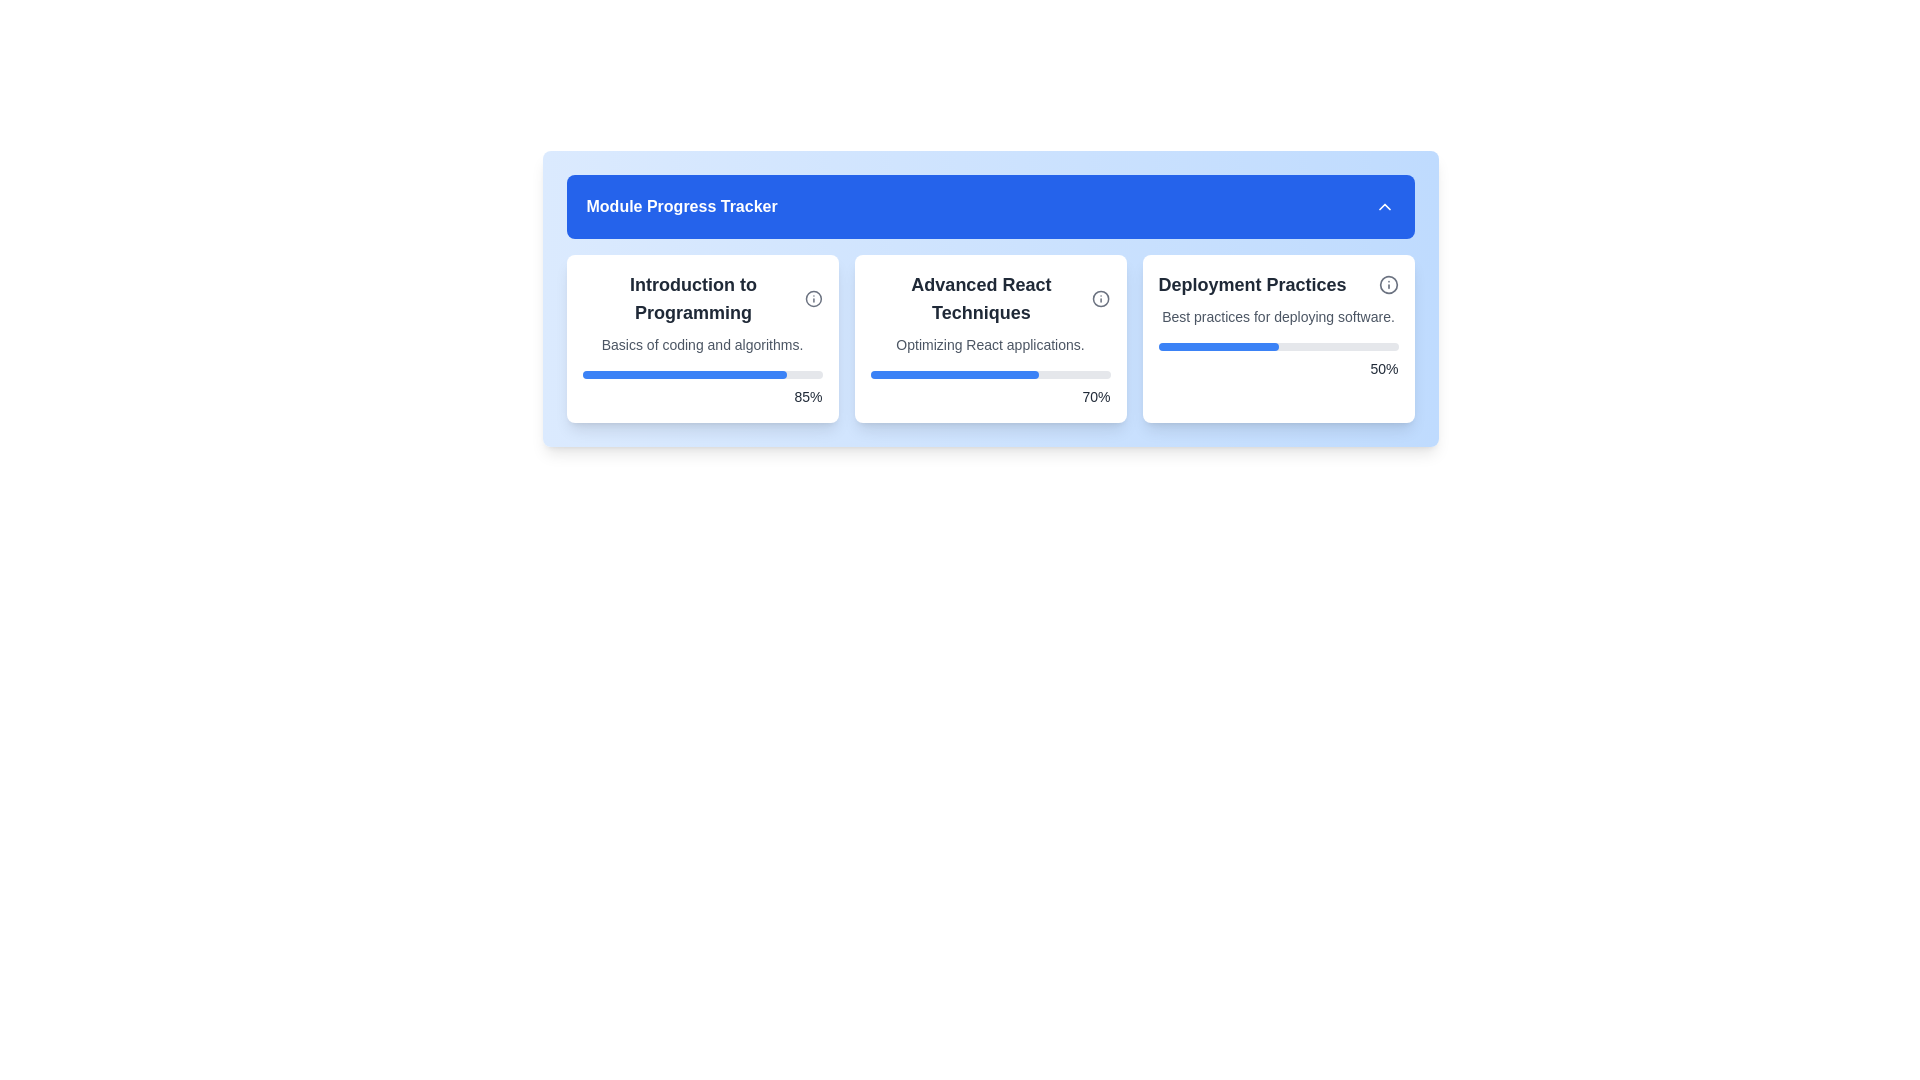 This screenshot has width=1920, height=1080. Describe the element at coordinates (990, 299) in the screenshot. I see `the 'Advanced React Techniques' header, which is a bold-font text element centered at the top of the middle card in a three-card sequence` at that location.